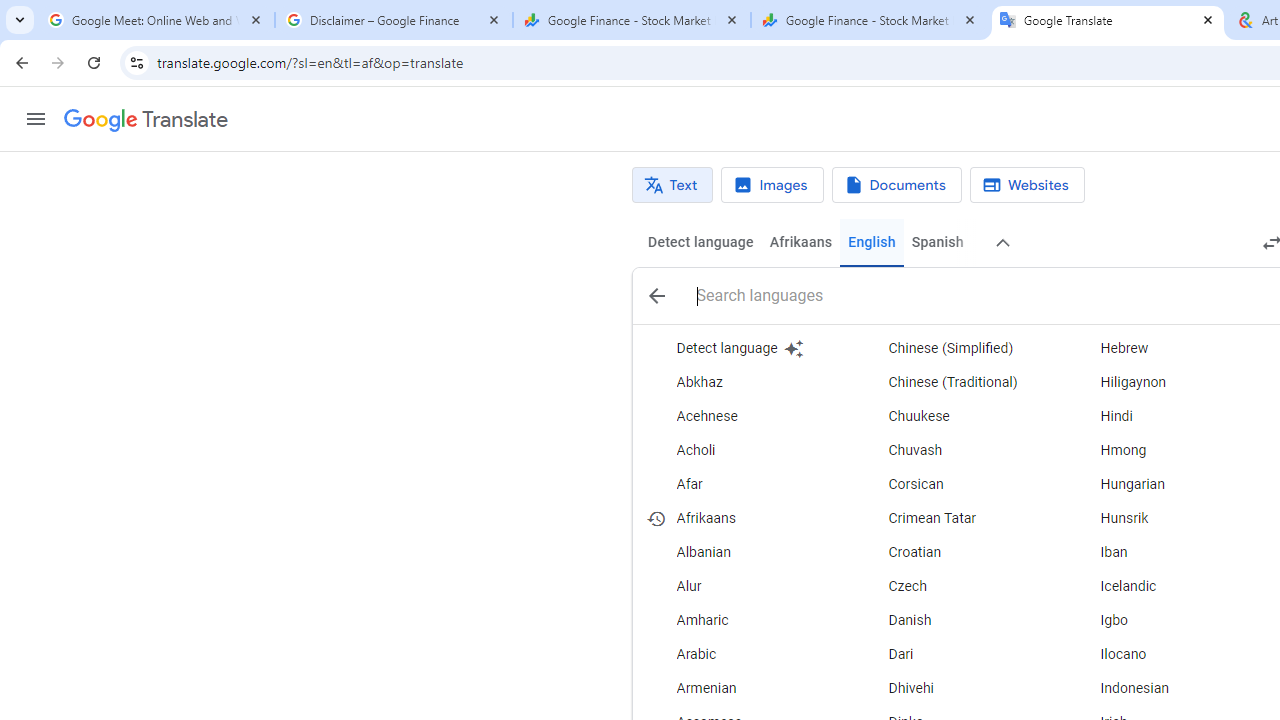 Image resolution: width=1280 pixels, height=720 pixels. I want to click on 'Spanish', so click(935, 242).